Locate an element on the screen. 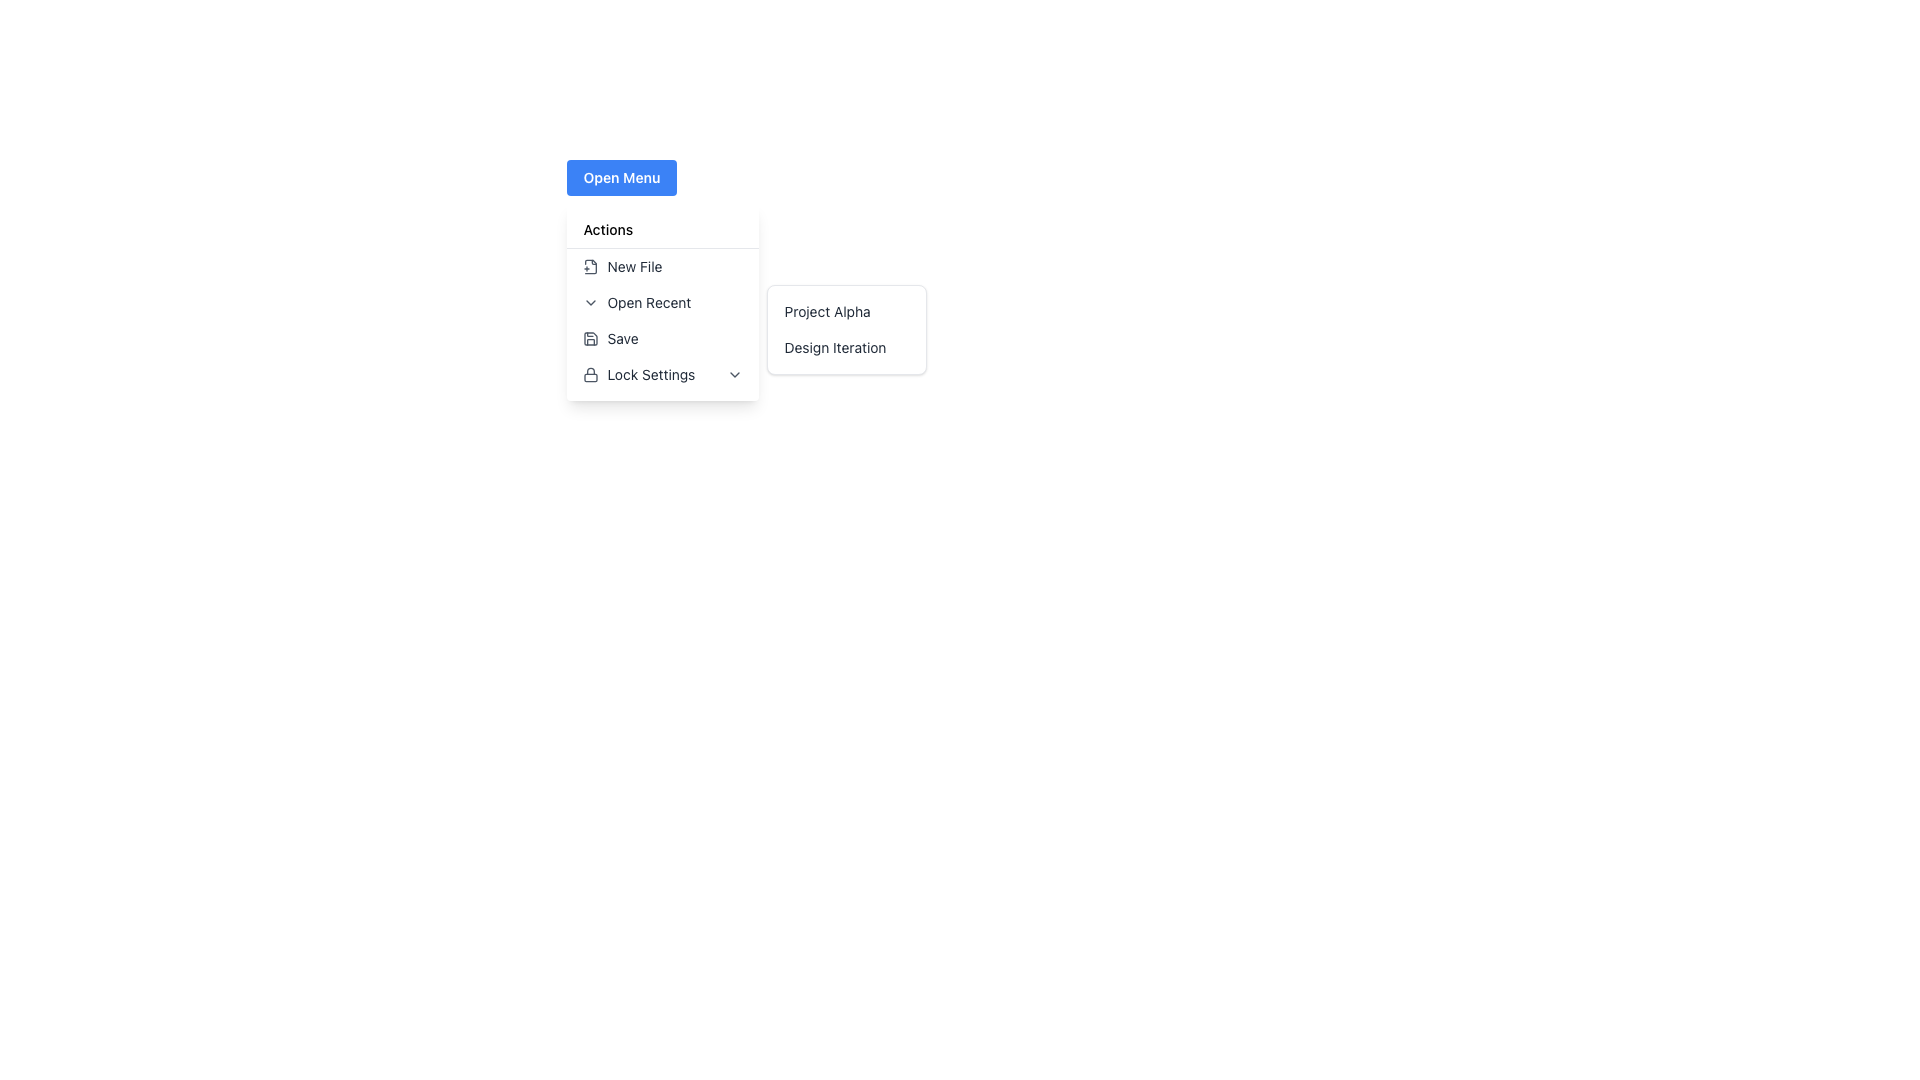 Image resolution: width=1920 pixels, height=1080 pixels. the 'Save' button, which is the third item in the dropdown menu labeled 'Actions', located between 'Open Recent' and 'Lock Settings', to change its visual state is located at coordinates (609, 338).